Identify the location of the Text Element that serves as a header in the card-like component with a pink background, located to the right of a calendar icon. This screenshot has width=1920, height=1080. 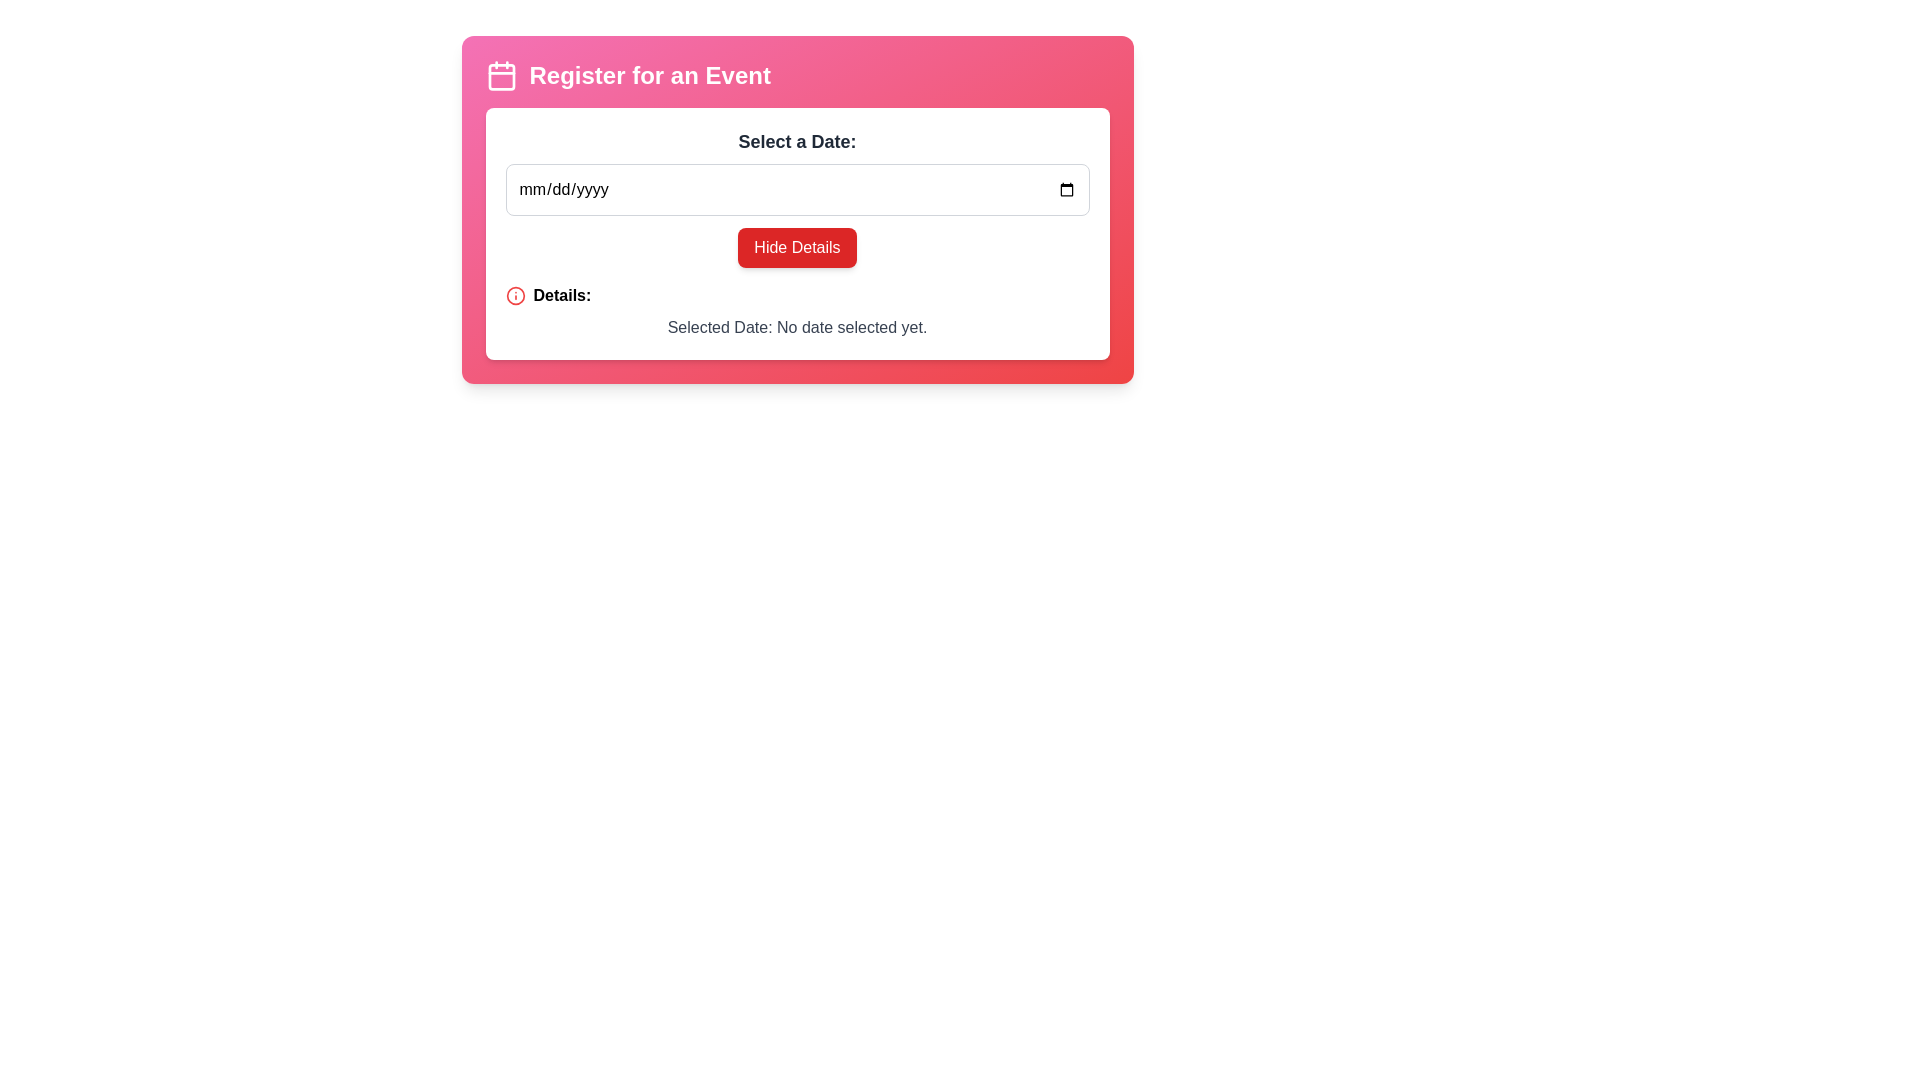
(650, 75).